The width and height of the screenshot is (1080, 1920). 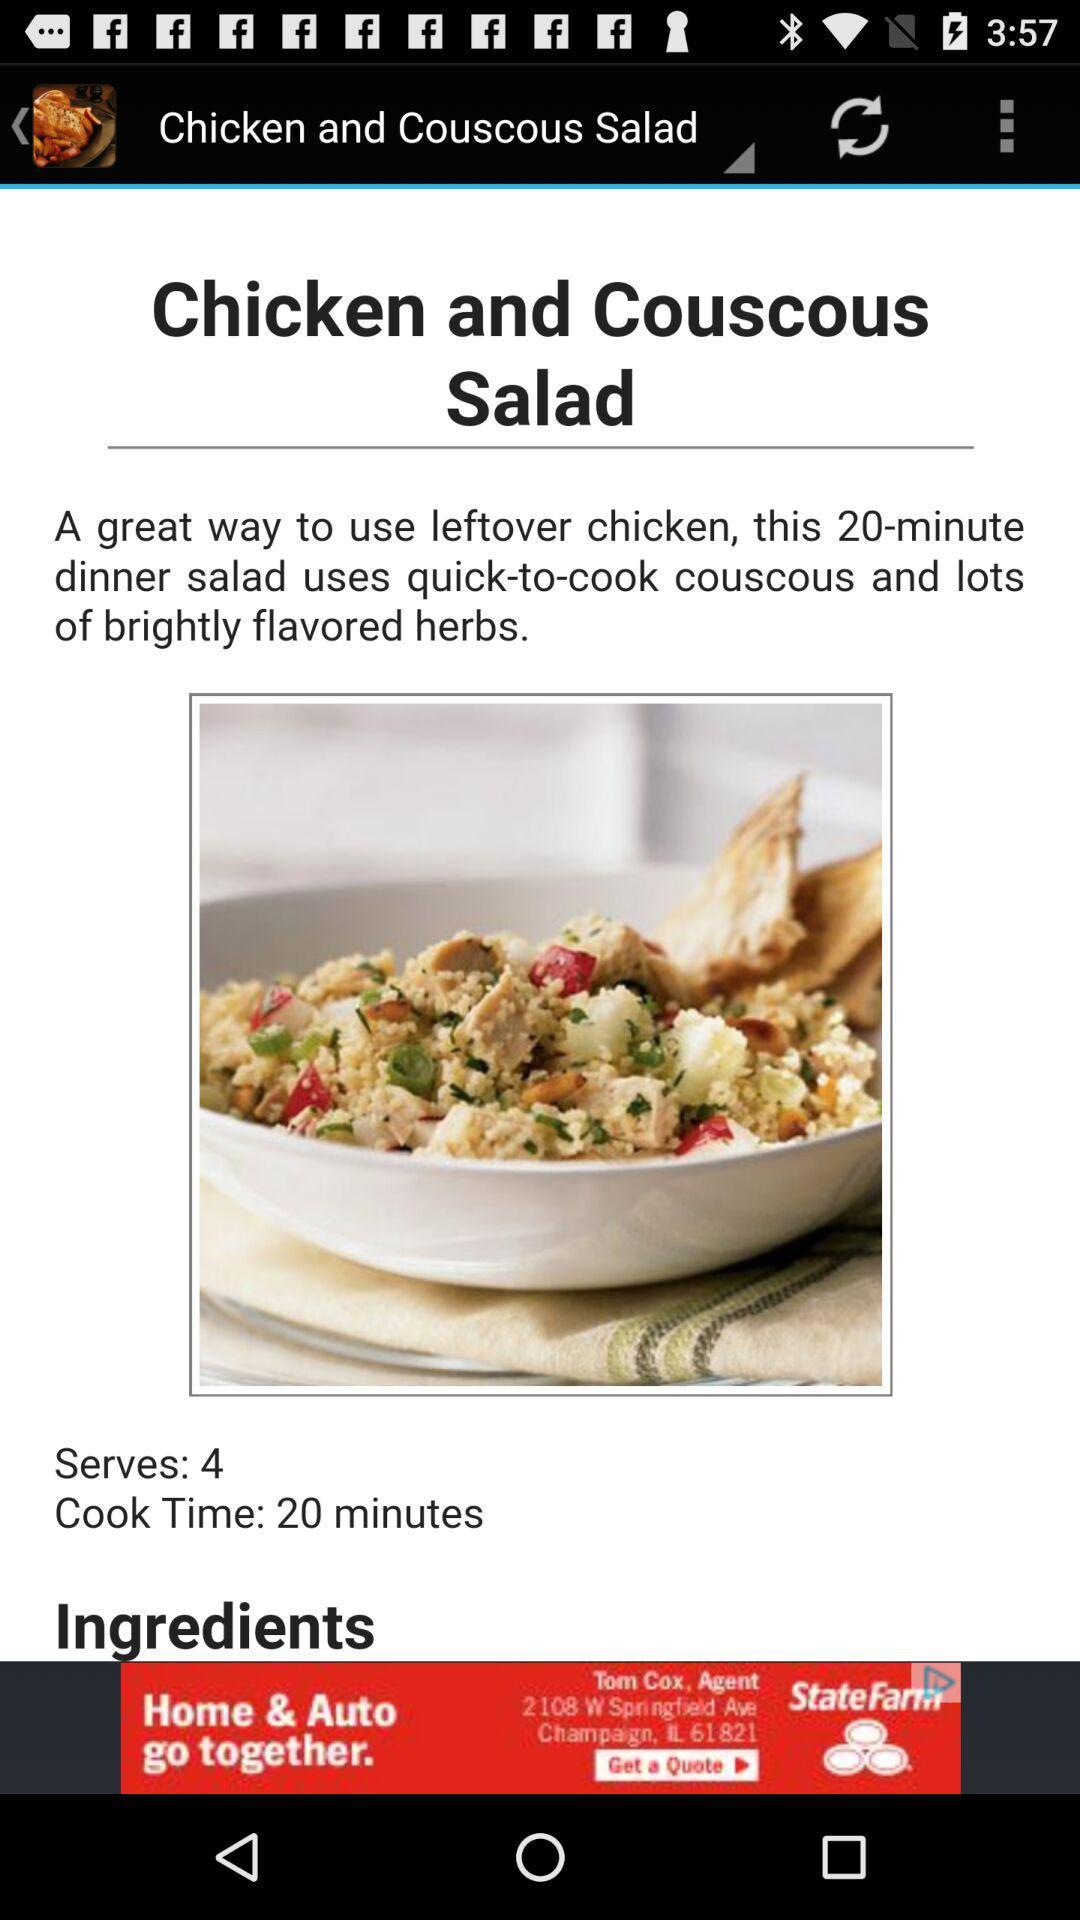 What do you see at coordinates (540, 1727) in the screenshot?
I see `advertisement link` at bounding box center [540, 1727].